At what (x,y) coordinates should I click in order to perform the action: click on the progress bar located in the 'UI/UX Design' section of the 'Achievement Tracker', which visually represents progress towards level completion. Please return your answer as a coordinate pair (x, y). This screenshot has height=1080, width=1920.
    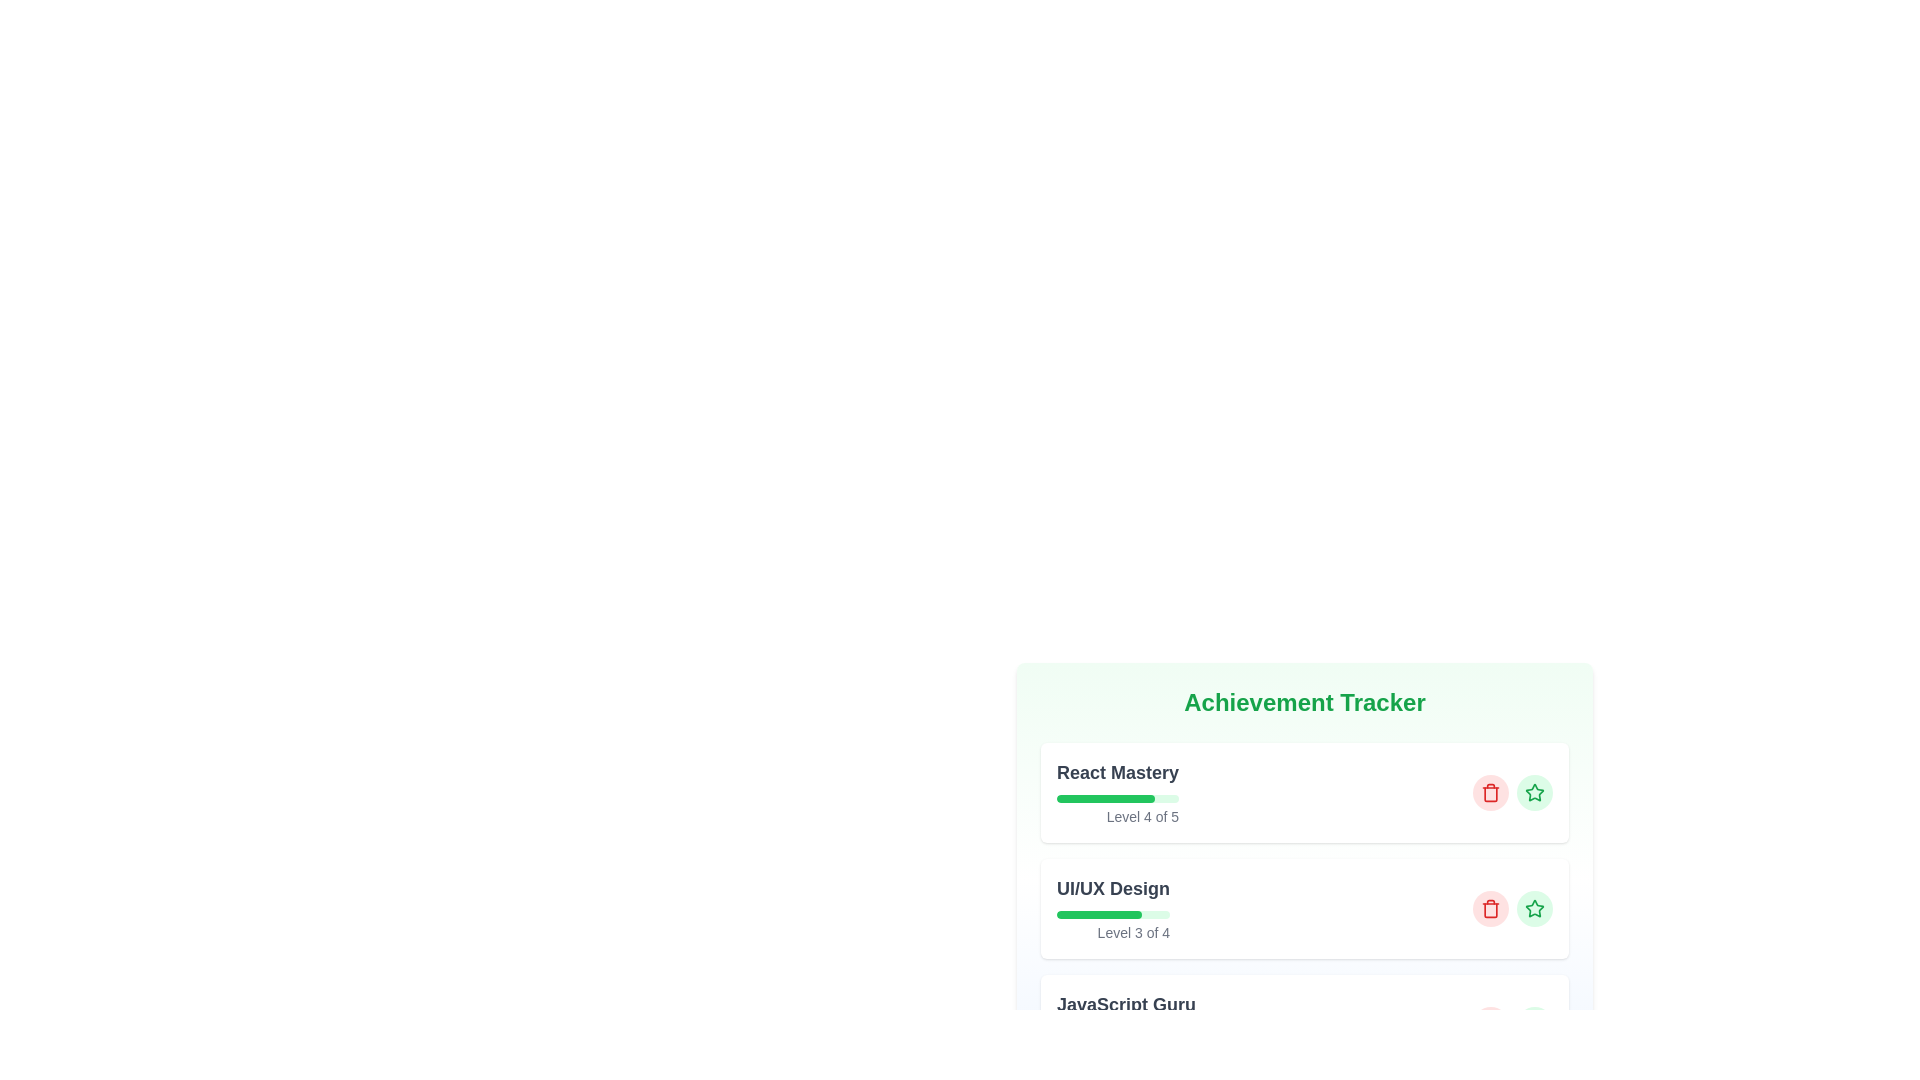
    Looking at the image, I should click on (1112, 914).